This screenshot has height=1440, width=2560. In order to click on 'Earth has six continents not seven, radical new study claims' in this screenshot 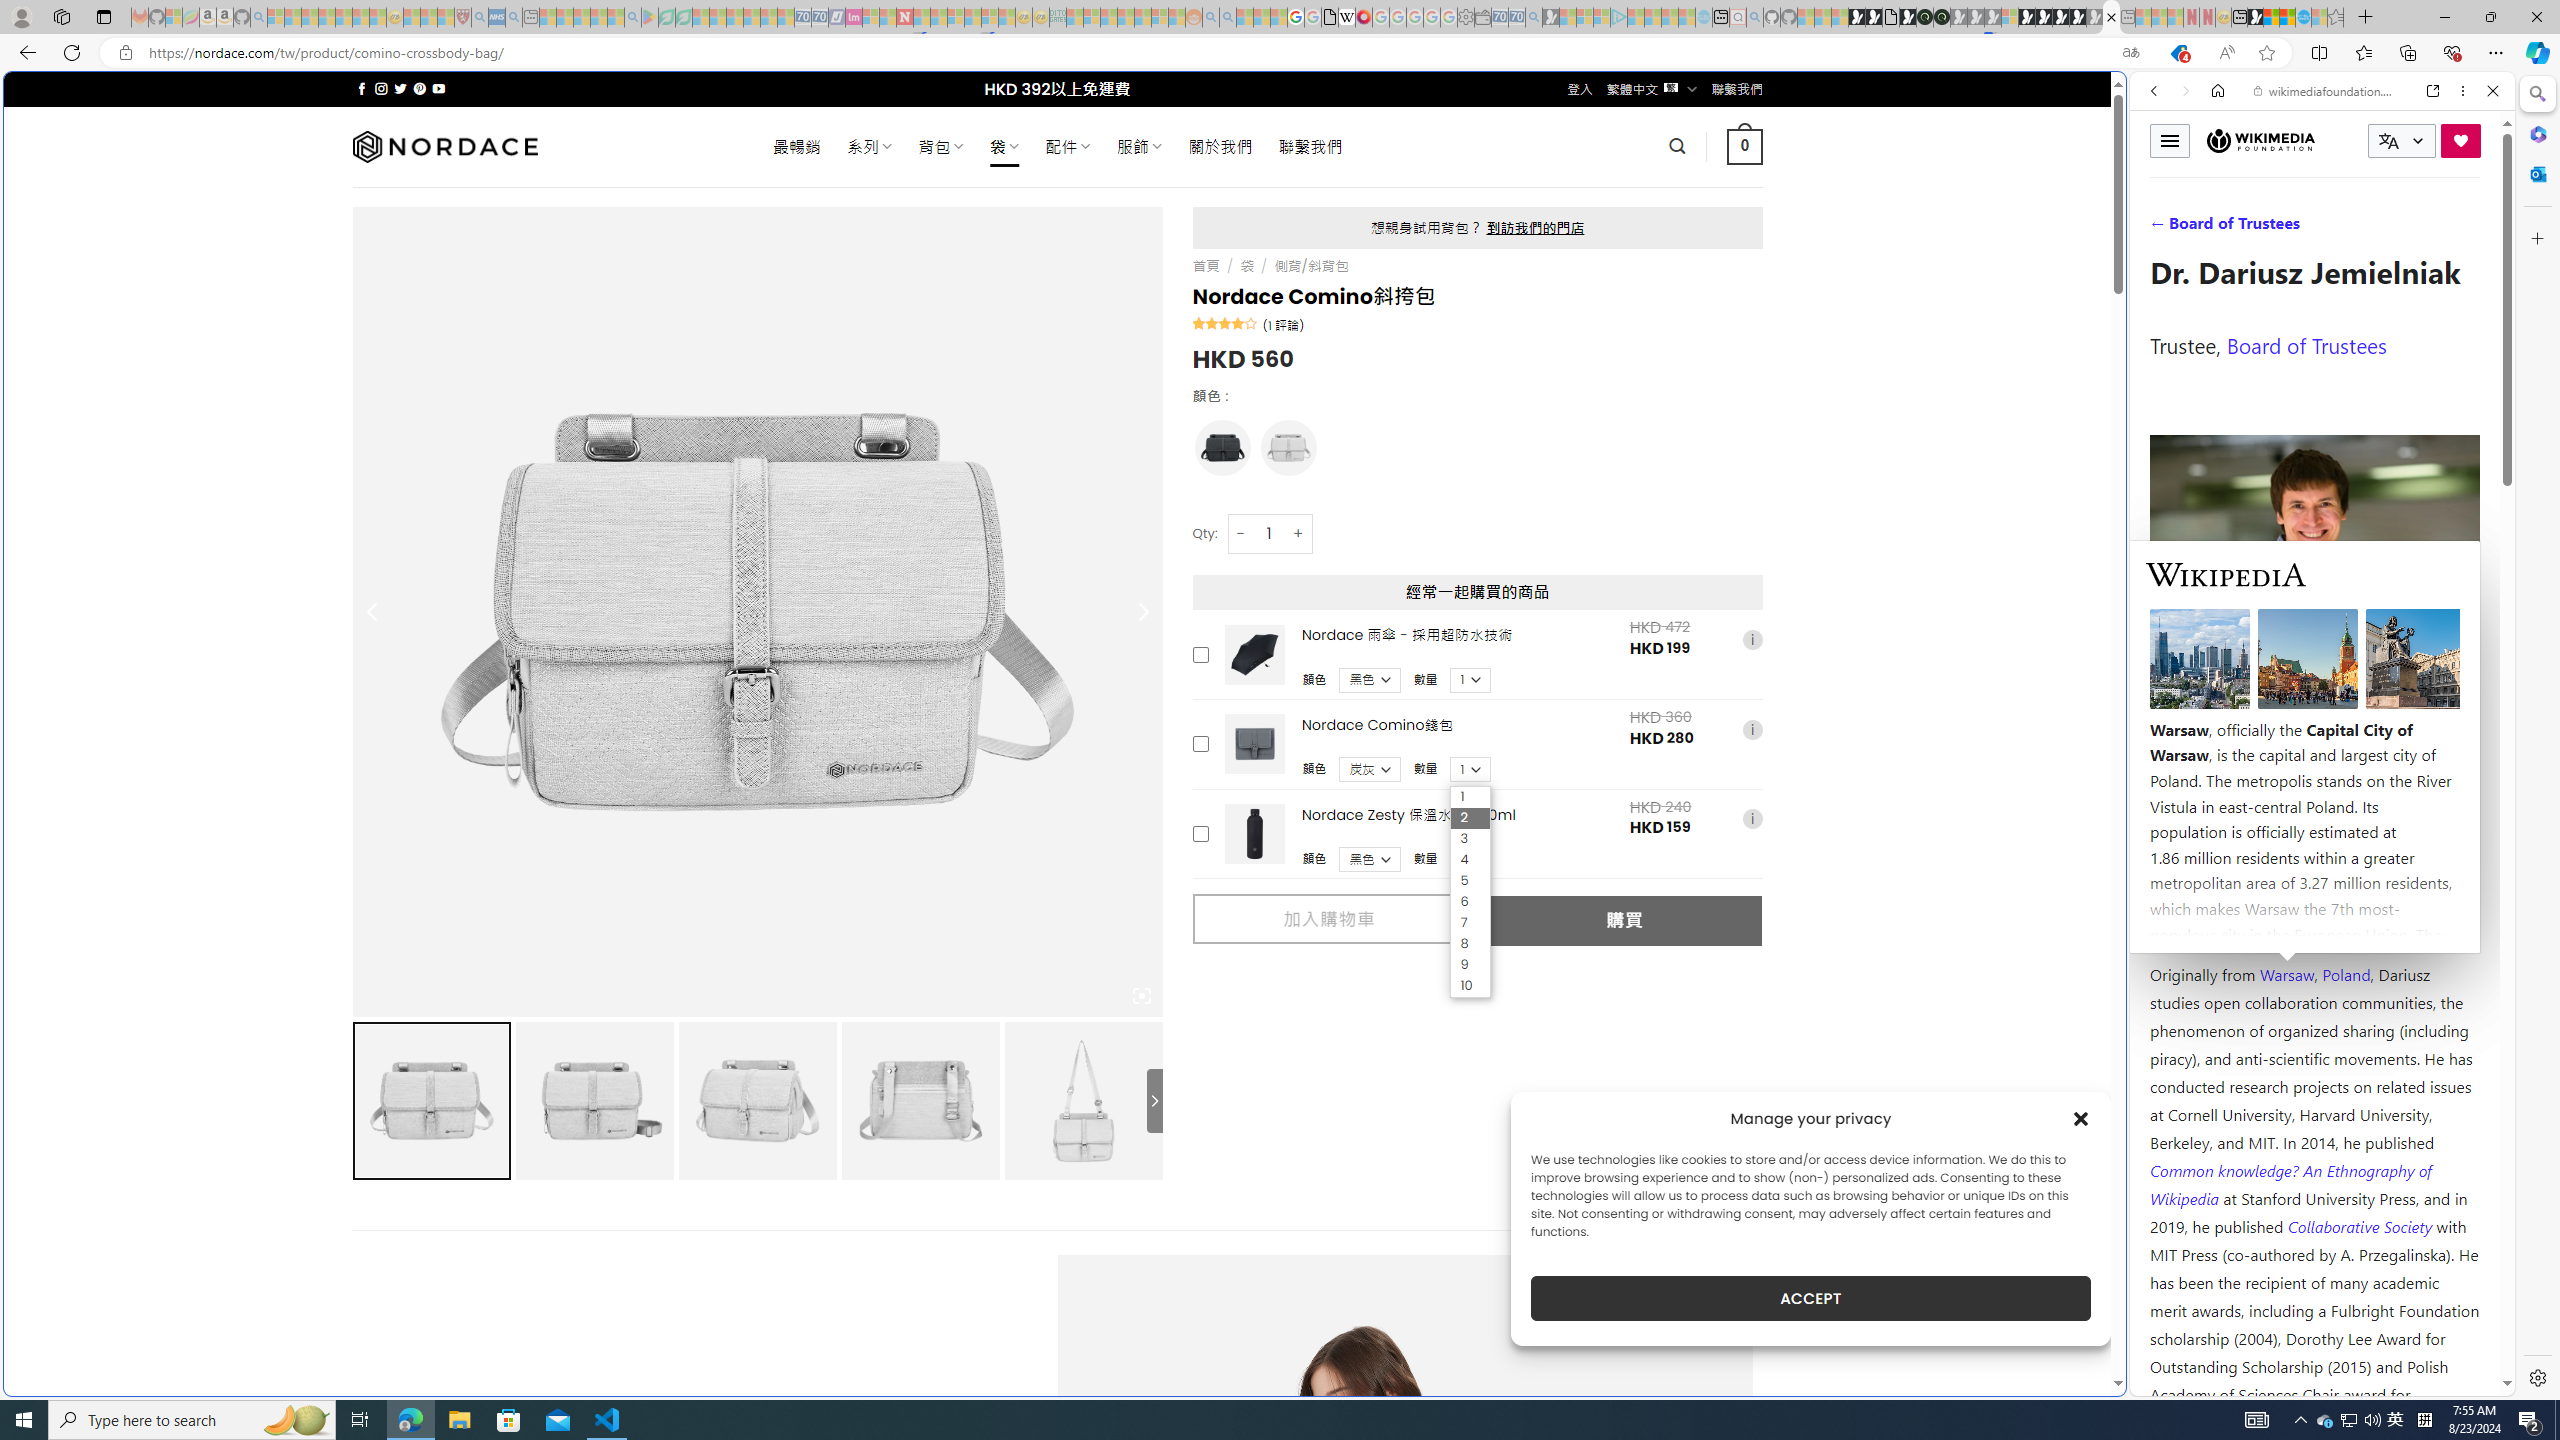, I will do `click(2286, 16)`.